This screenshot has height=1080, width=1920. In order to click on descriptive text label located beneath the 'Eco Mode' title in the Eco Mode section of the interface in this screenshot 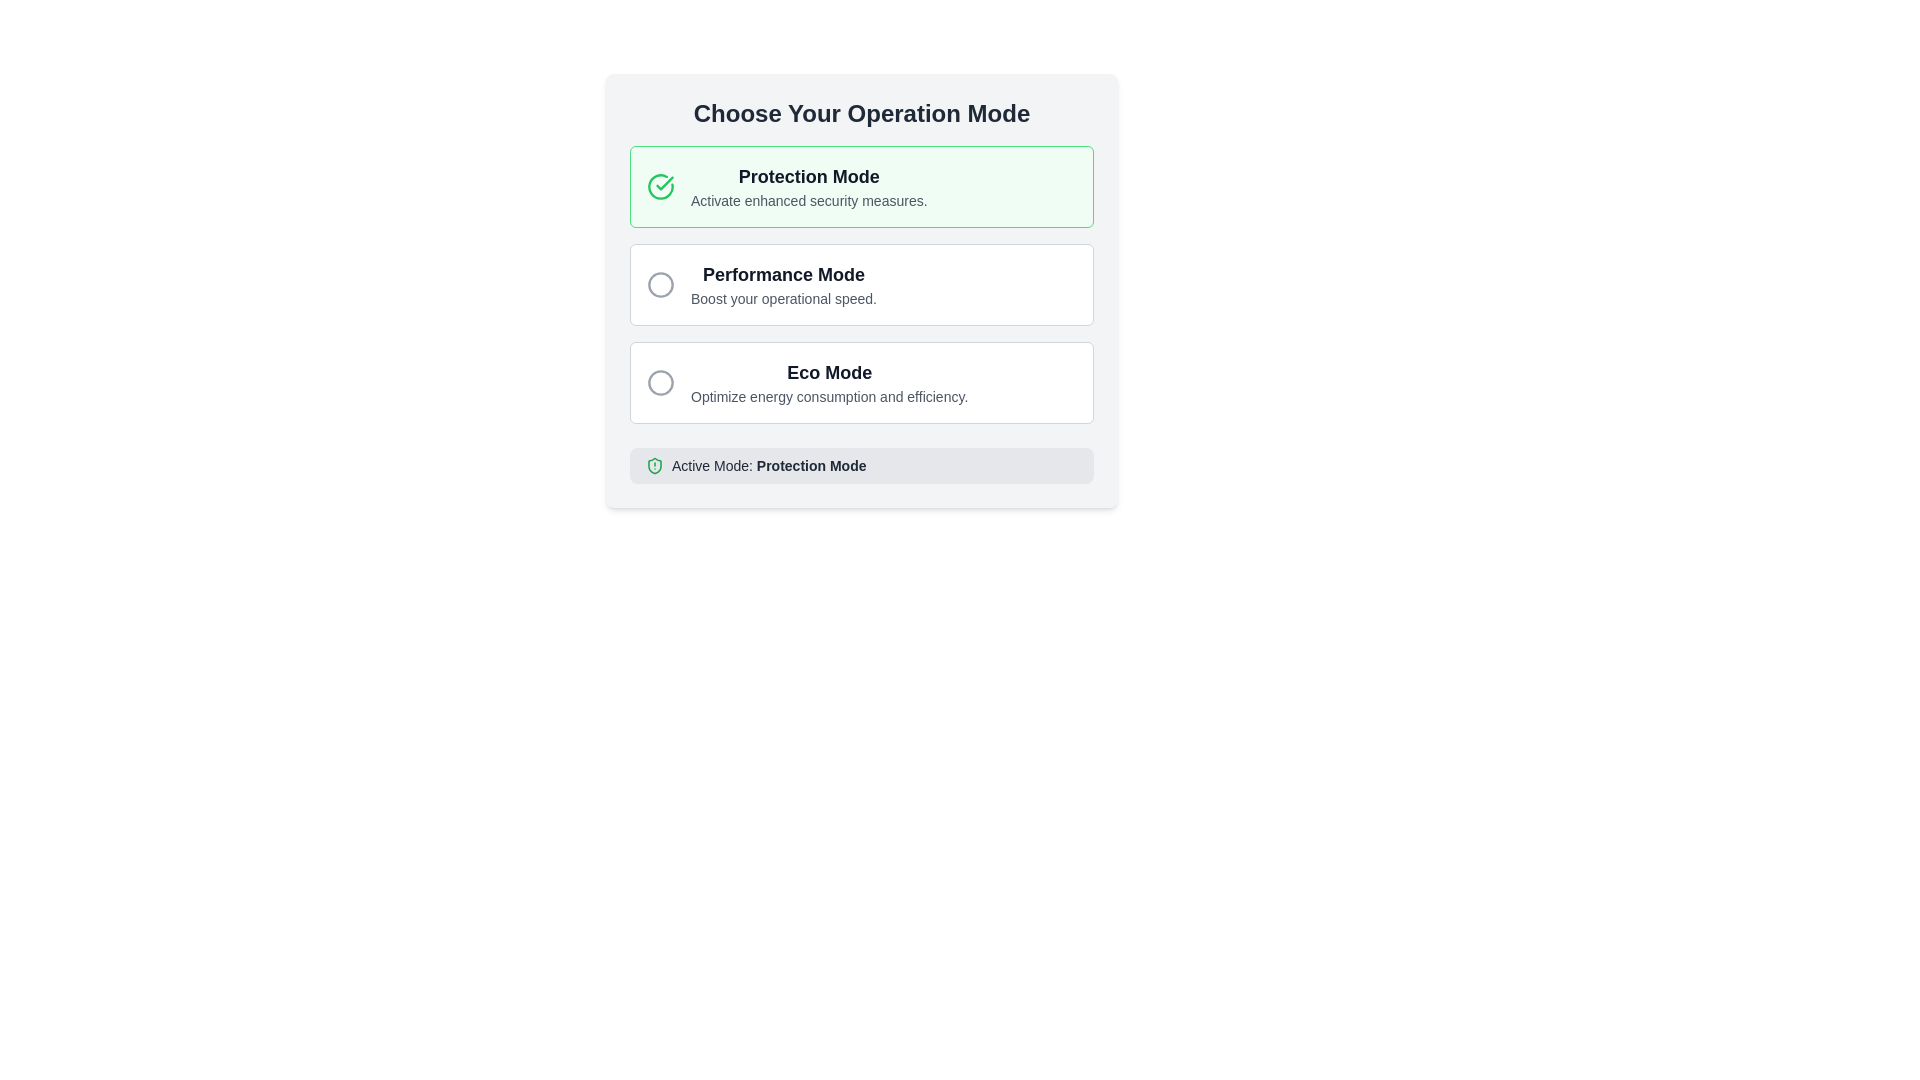, I will do `click(829, 397)`.